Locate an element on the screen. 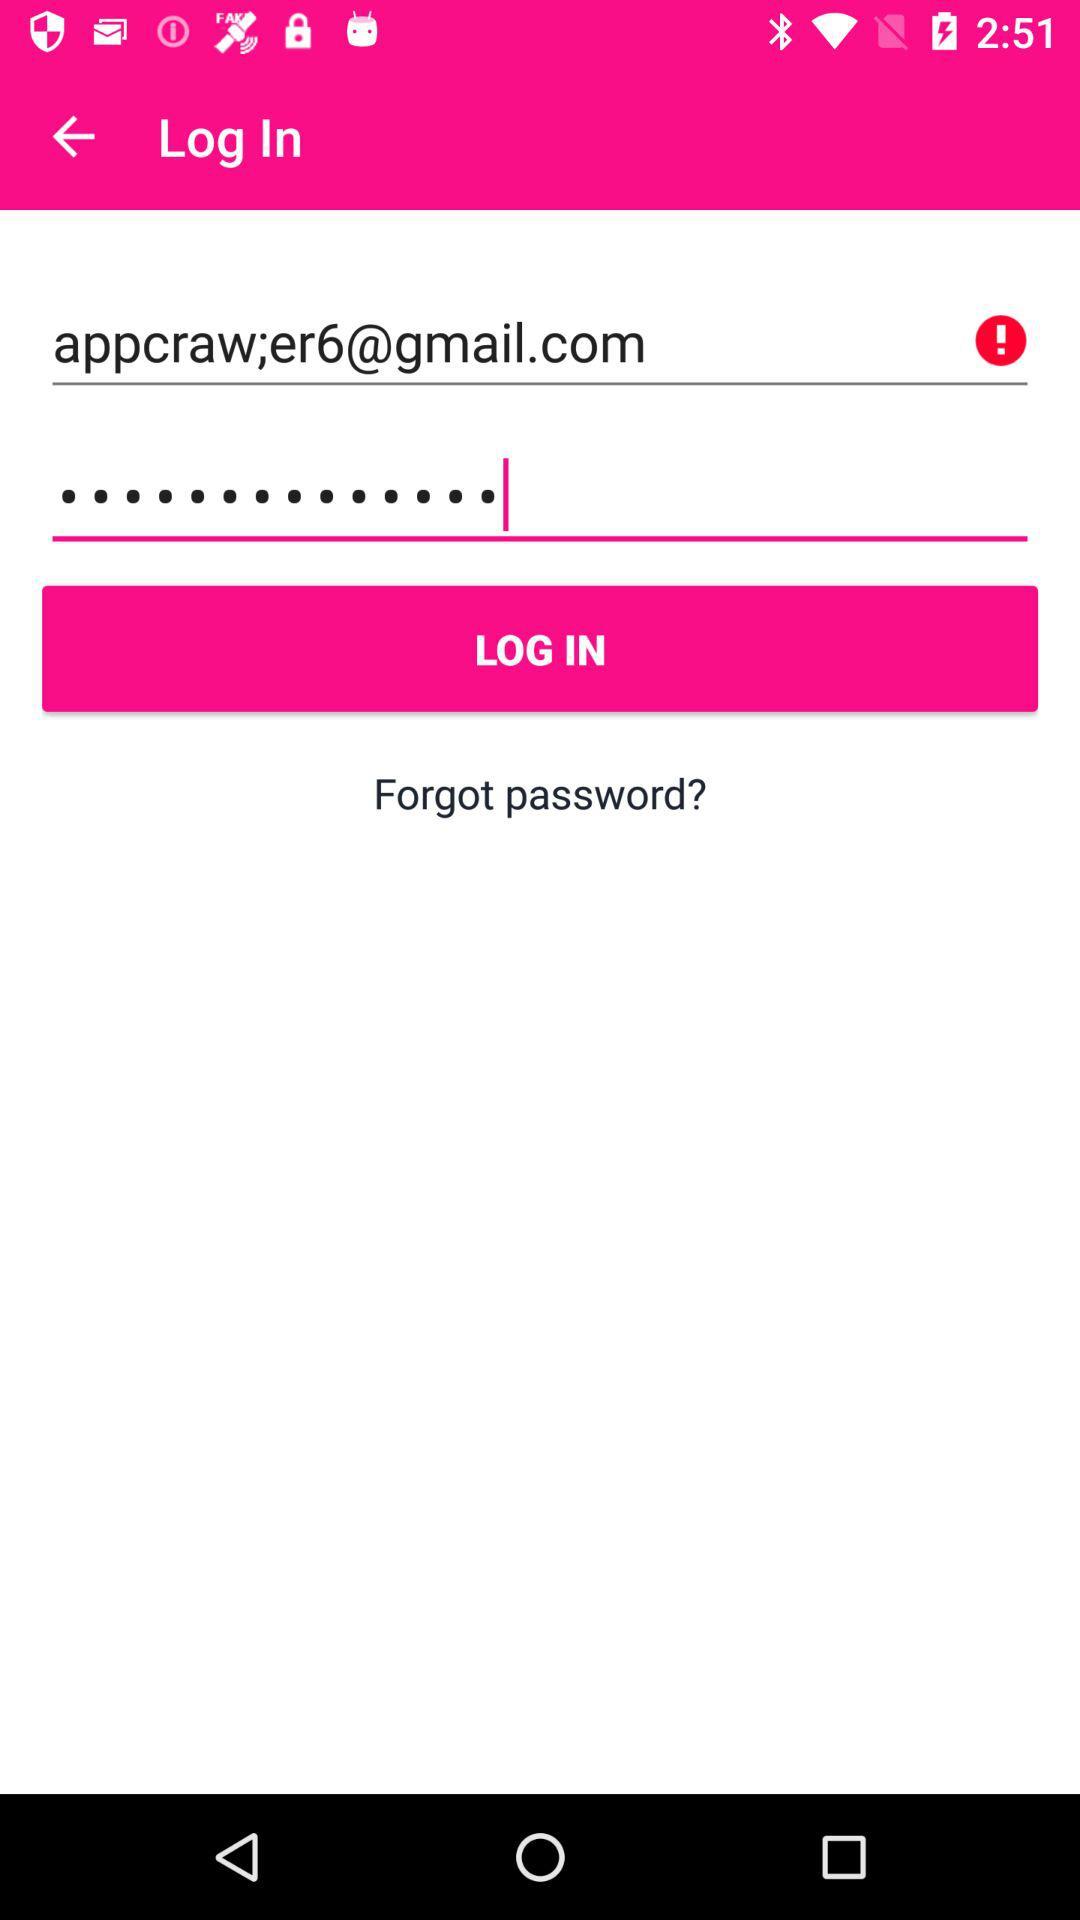 The height and width of the screenshot is (1920, 1080). icon above the appcraw er6 gmail icon is located at coordinates (72, 135).